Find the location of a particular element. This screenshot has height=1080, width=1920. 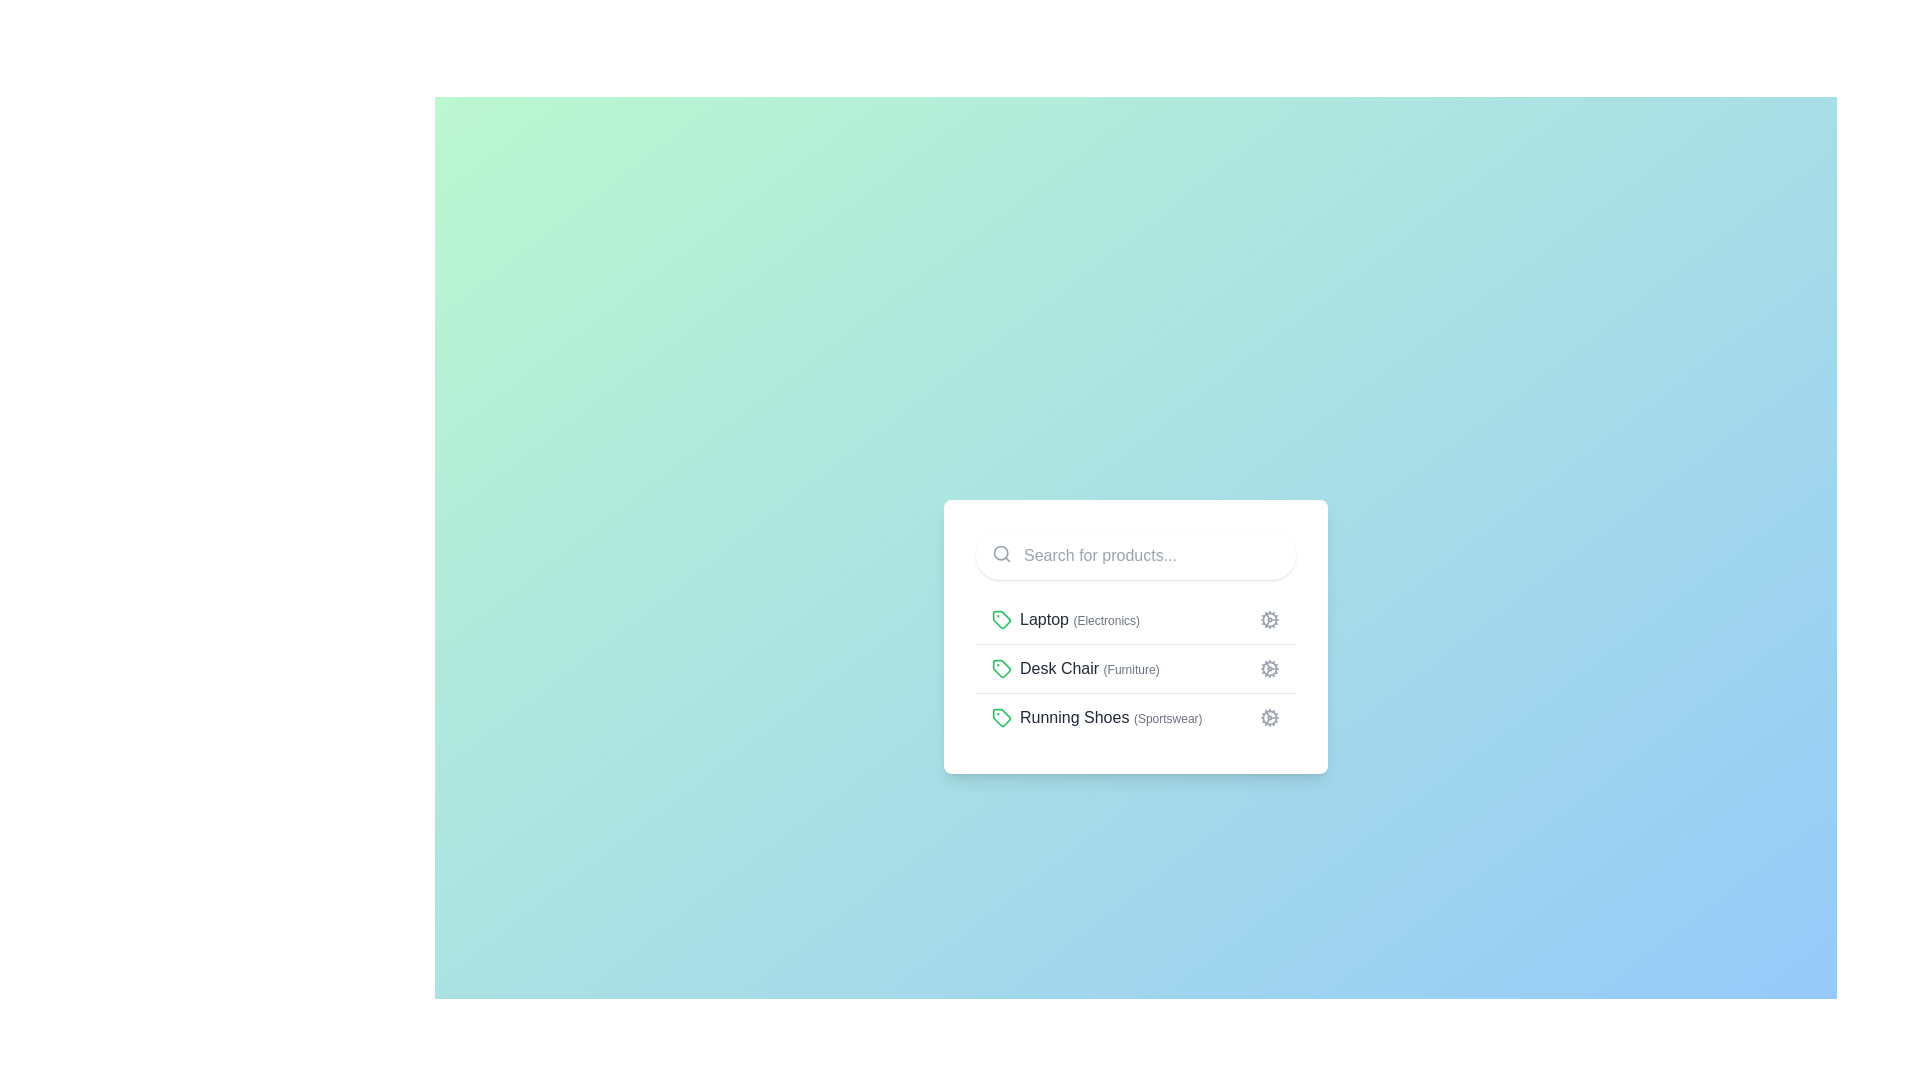

the third list item labeled 'Running Shoes' is located at coordinates (1096, 716).